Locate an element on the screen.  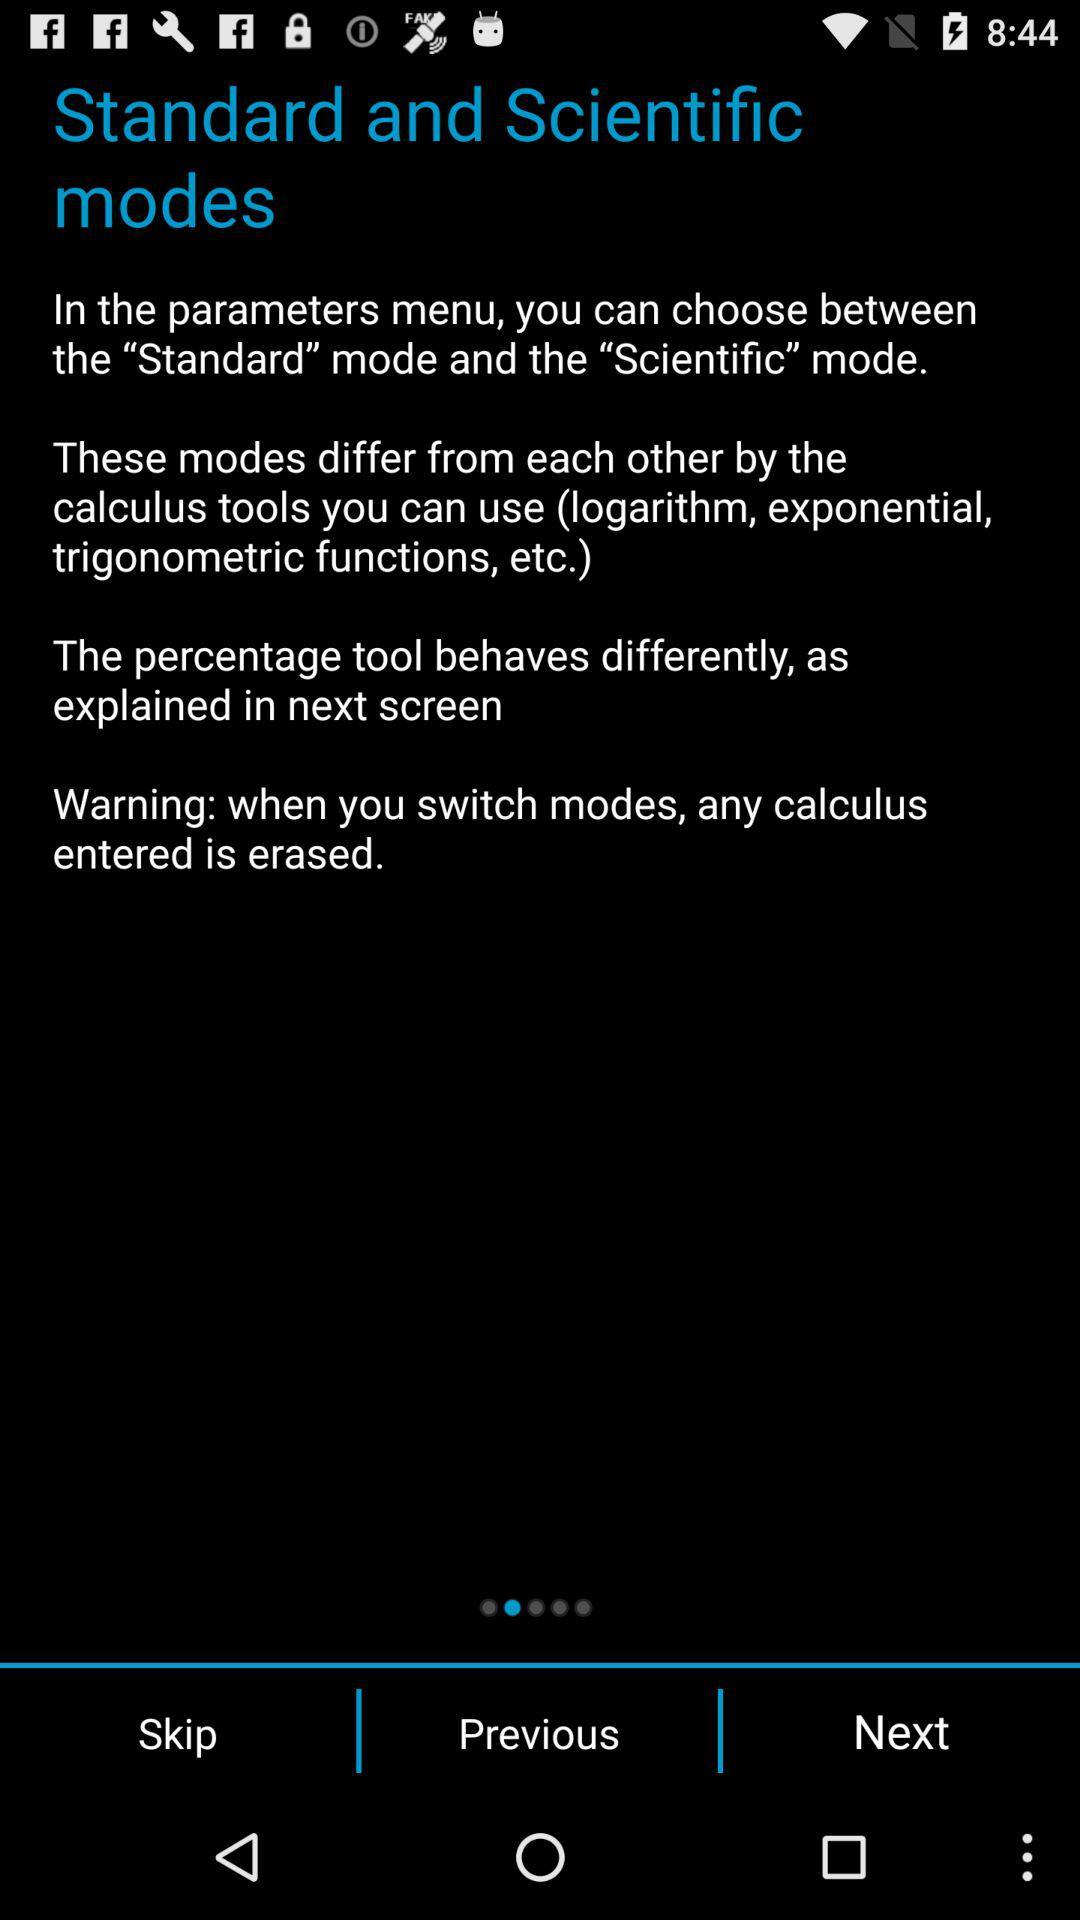
the next button is located at coordinates (901, 1730).